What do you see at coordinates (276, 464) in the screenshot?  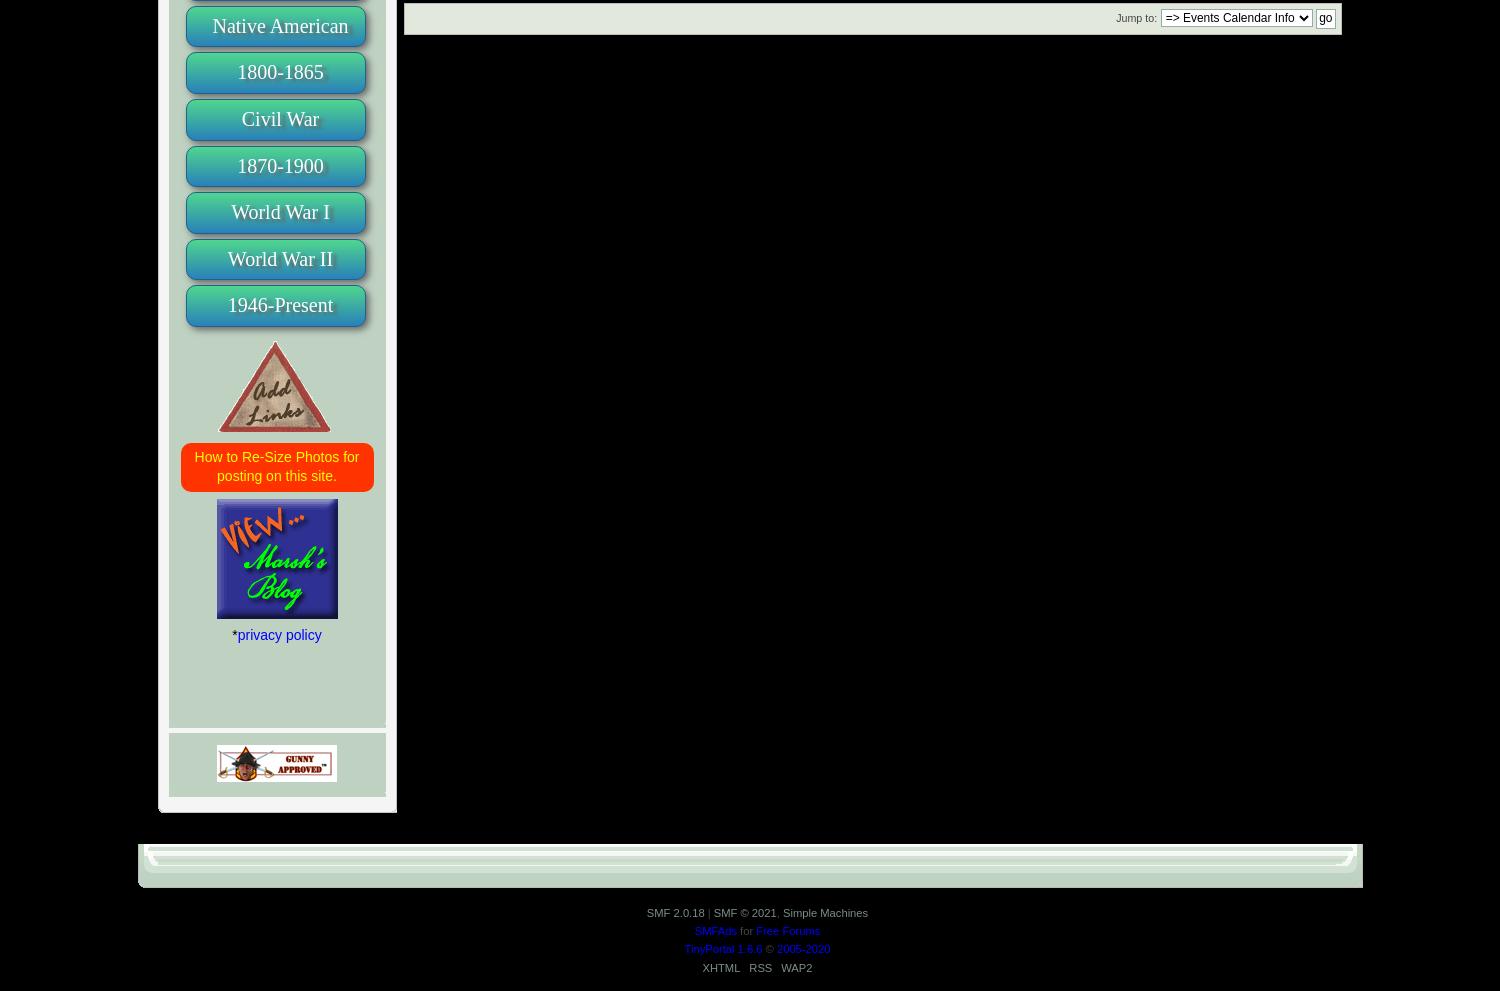 I see `'How to Re-Size Photos for posting on this site.'` at bounding box center [276, 464].